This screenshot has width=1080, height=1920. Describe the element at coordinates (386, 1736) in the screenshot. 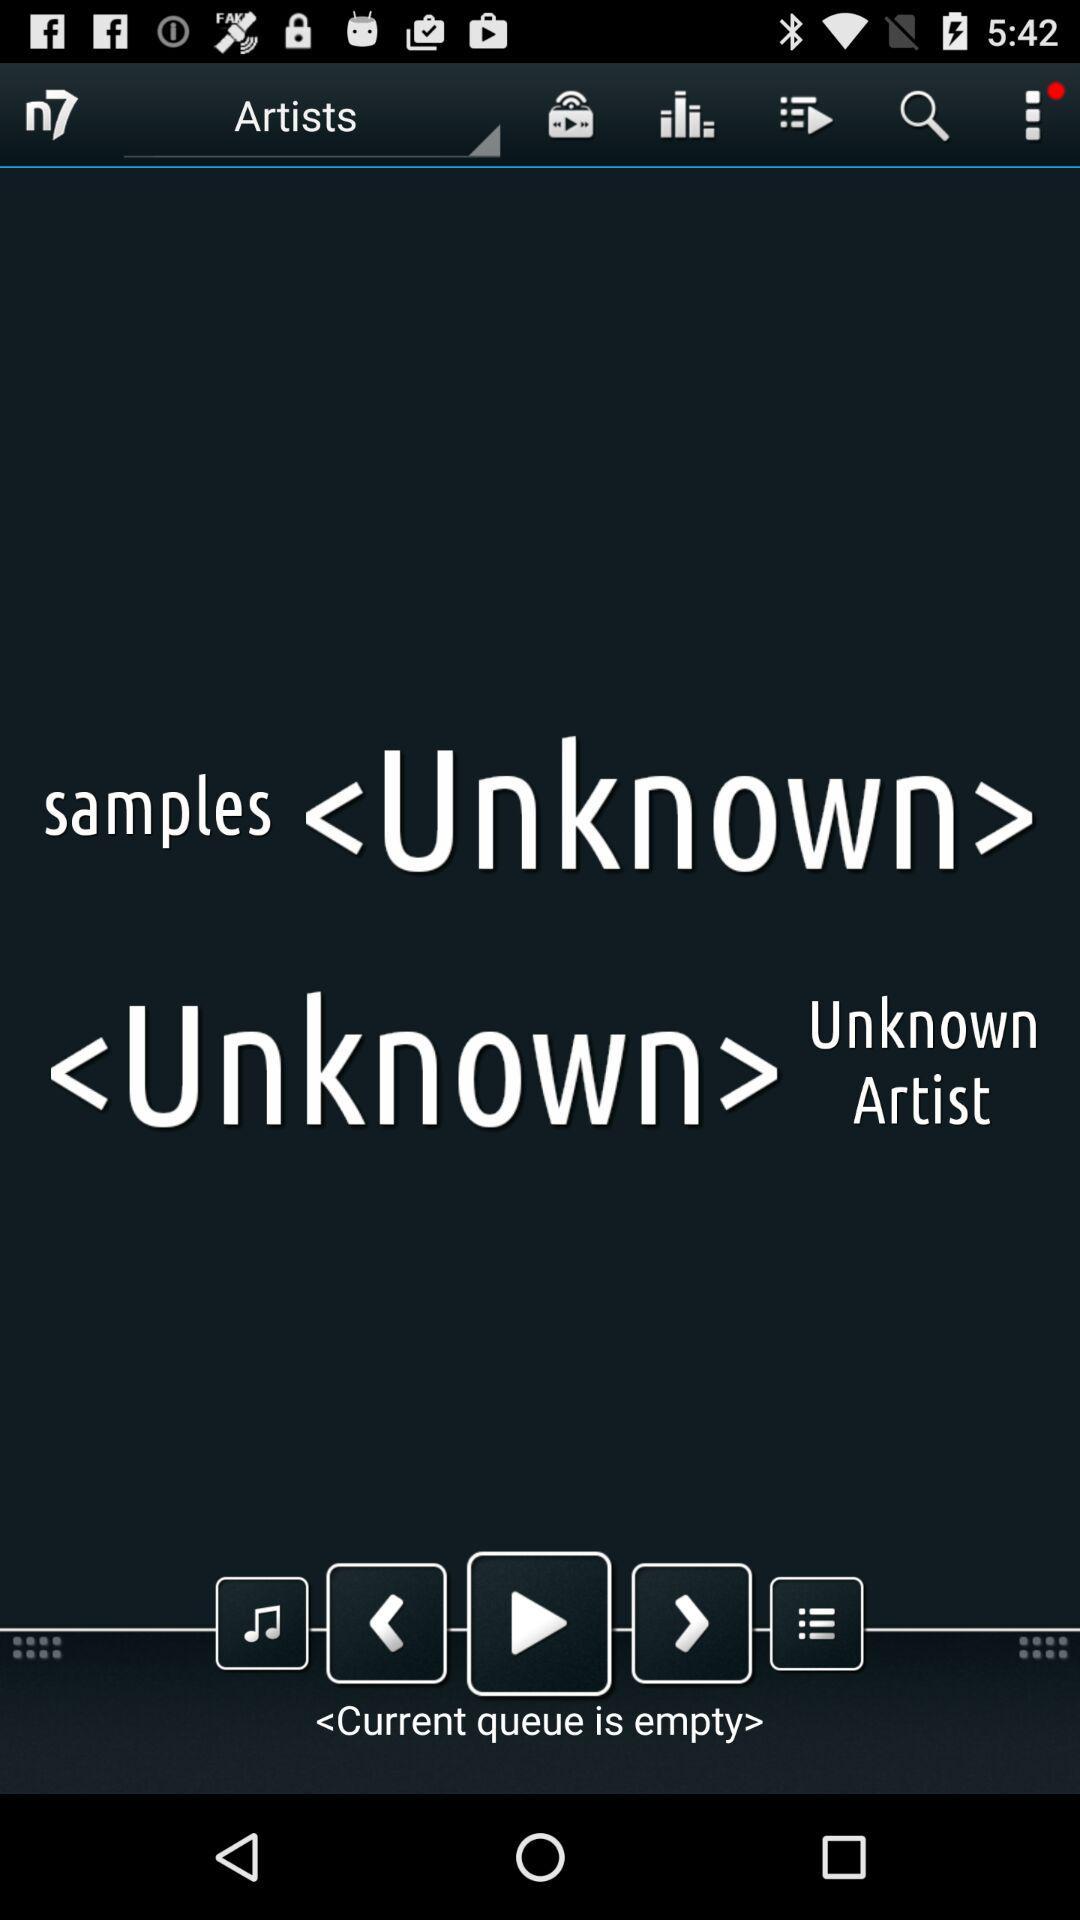

I see `the arrow_backward icon` at that location.